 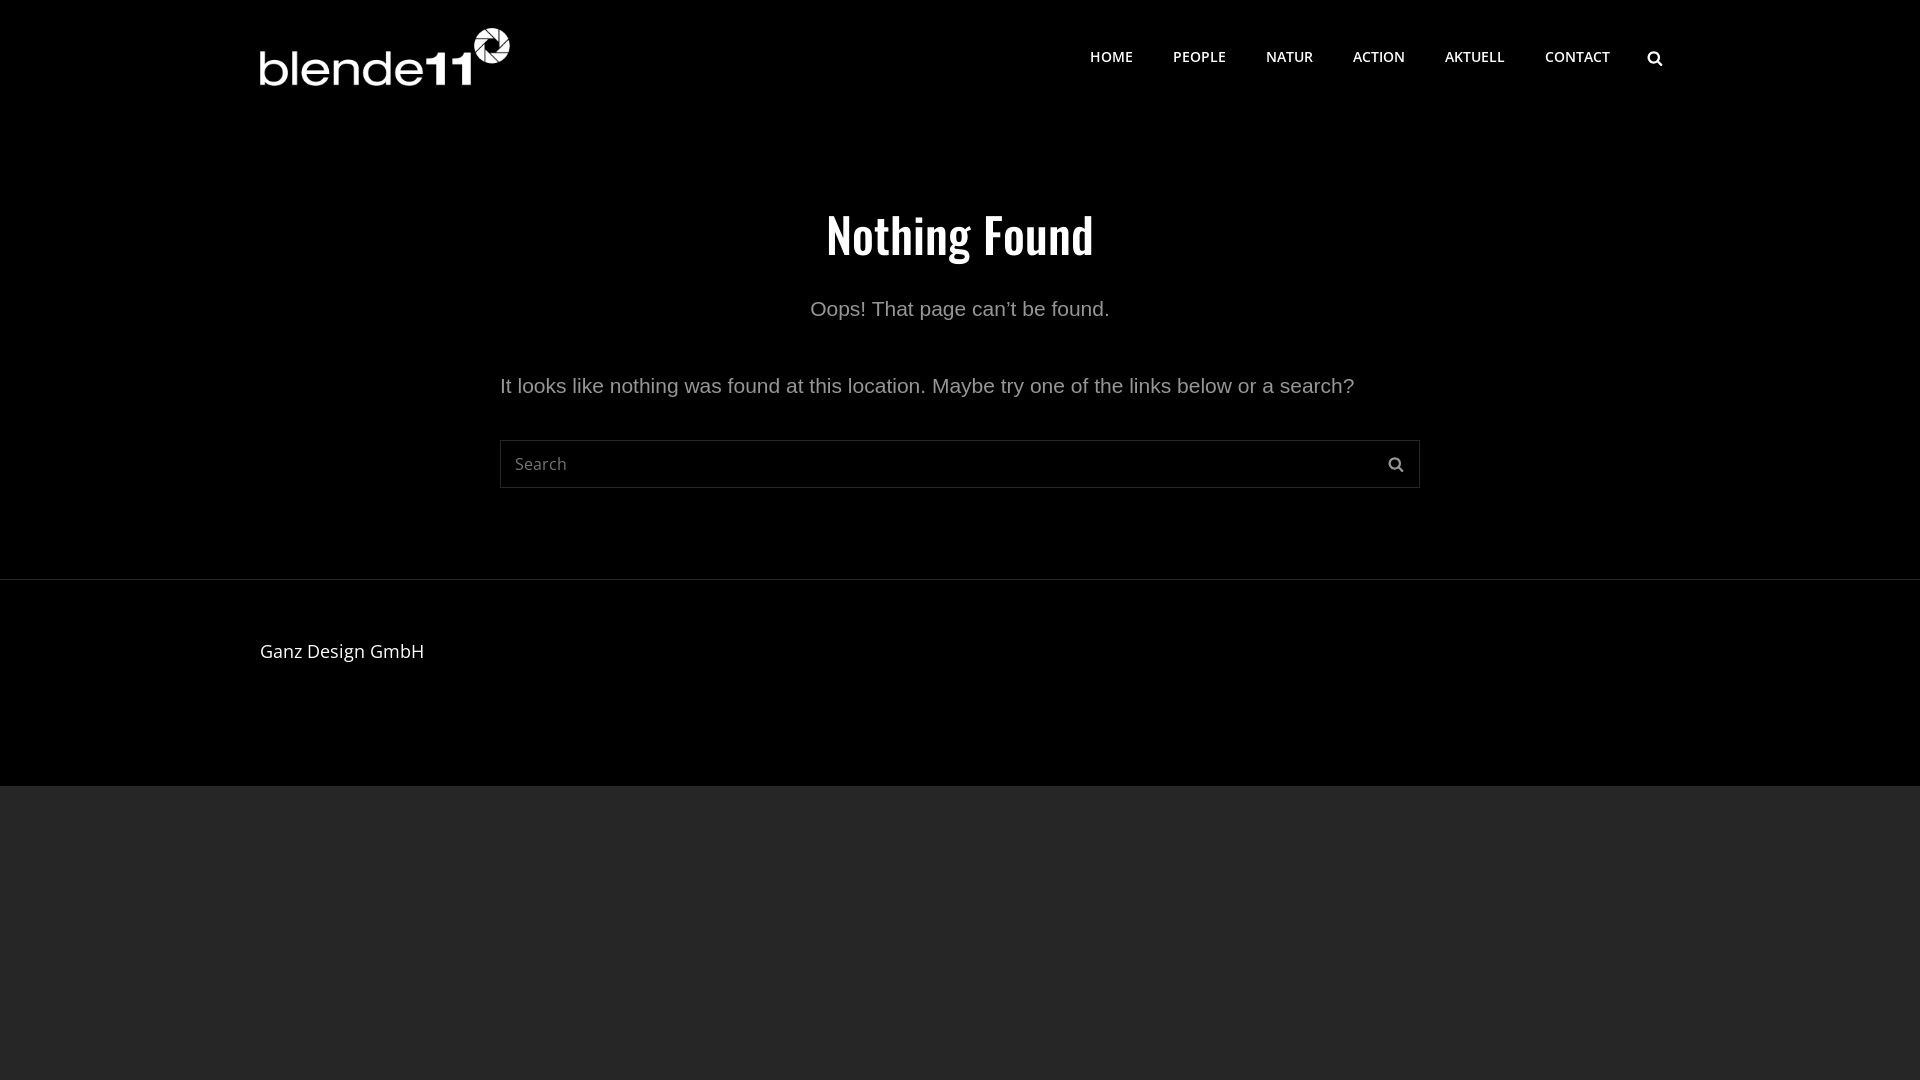 What do you see at coordinates (1576, 56) in the screenshot?
I see `'CONTACT'` at bounding box center [1576, 56].